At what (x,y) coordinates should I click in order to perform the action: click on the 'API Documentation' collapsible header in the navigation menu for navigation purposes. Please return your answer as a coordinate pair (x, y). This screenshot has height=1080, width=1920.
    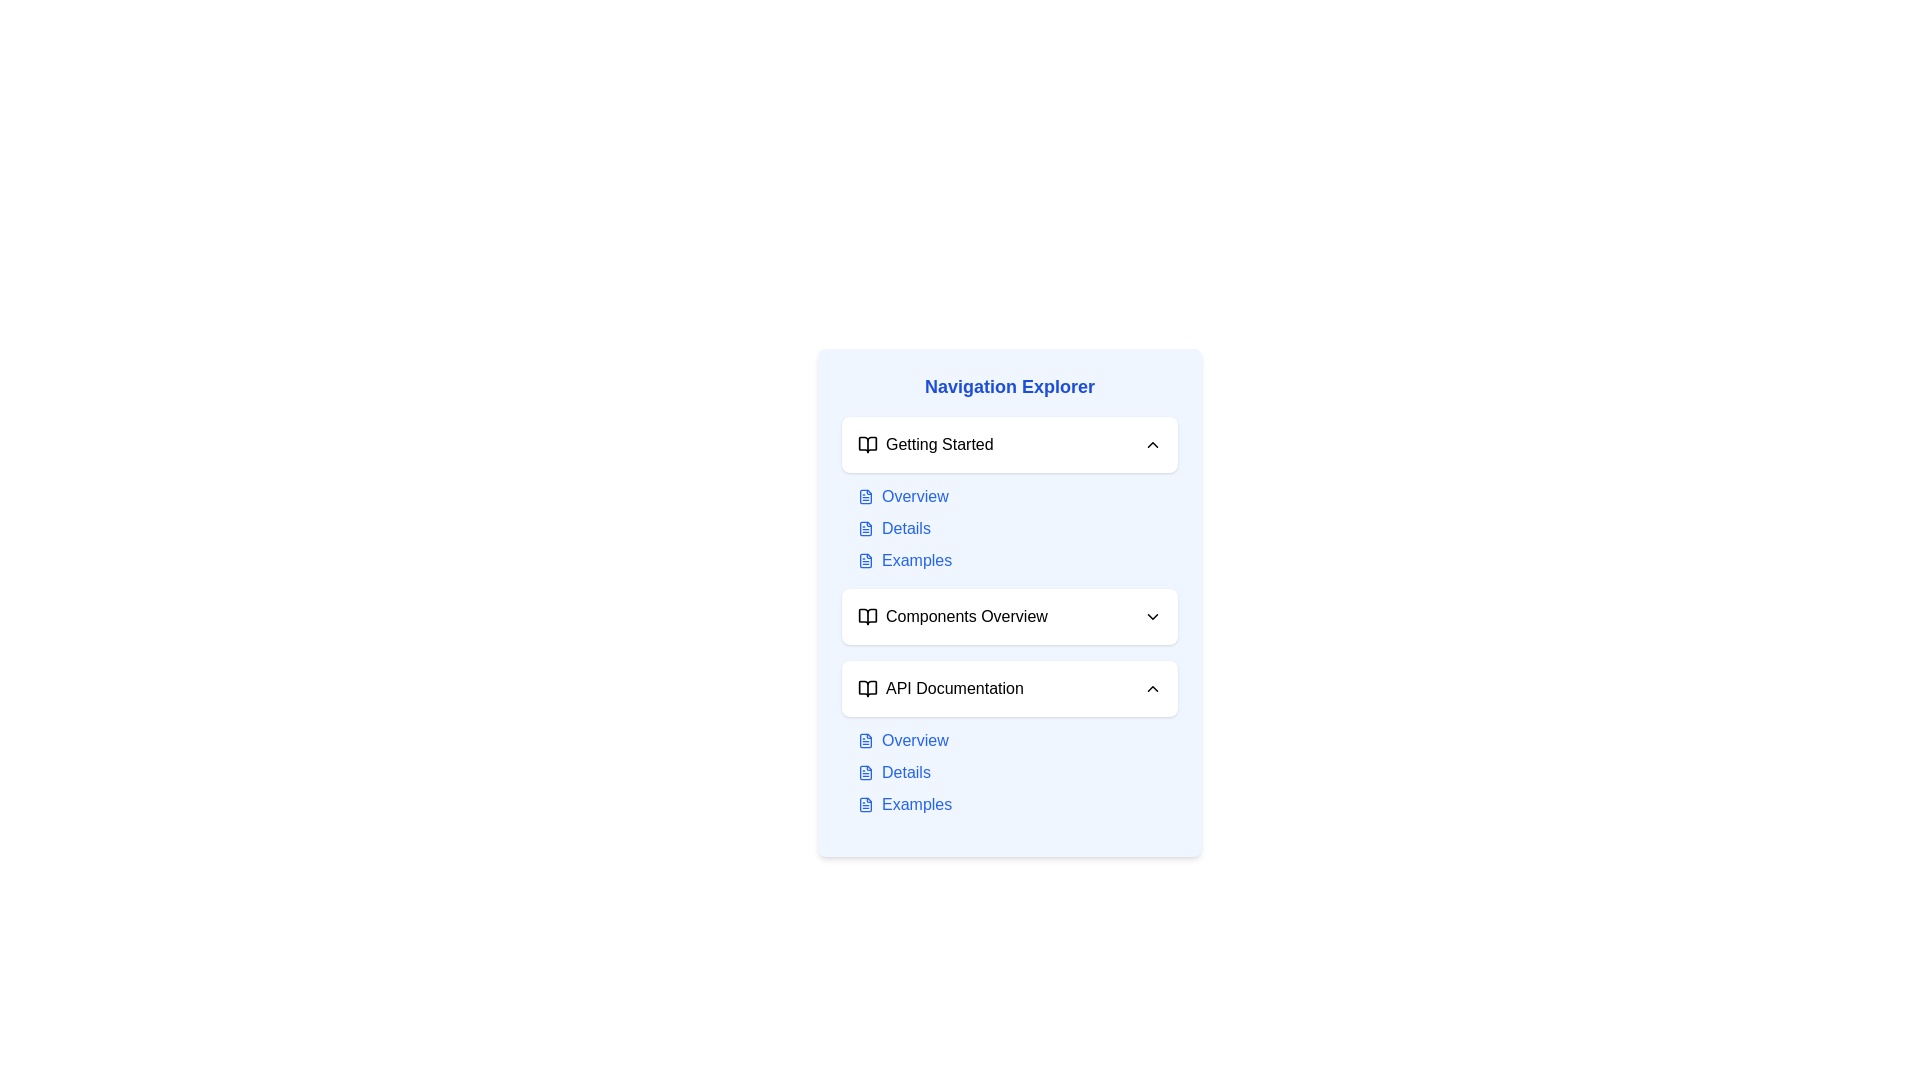
    Looking at the image, I should click on (1009, 688).